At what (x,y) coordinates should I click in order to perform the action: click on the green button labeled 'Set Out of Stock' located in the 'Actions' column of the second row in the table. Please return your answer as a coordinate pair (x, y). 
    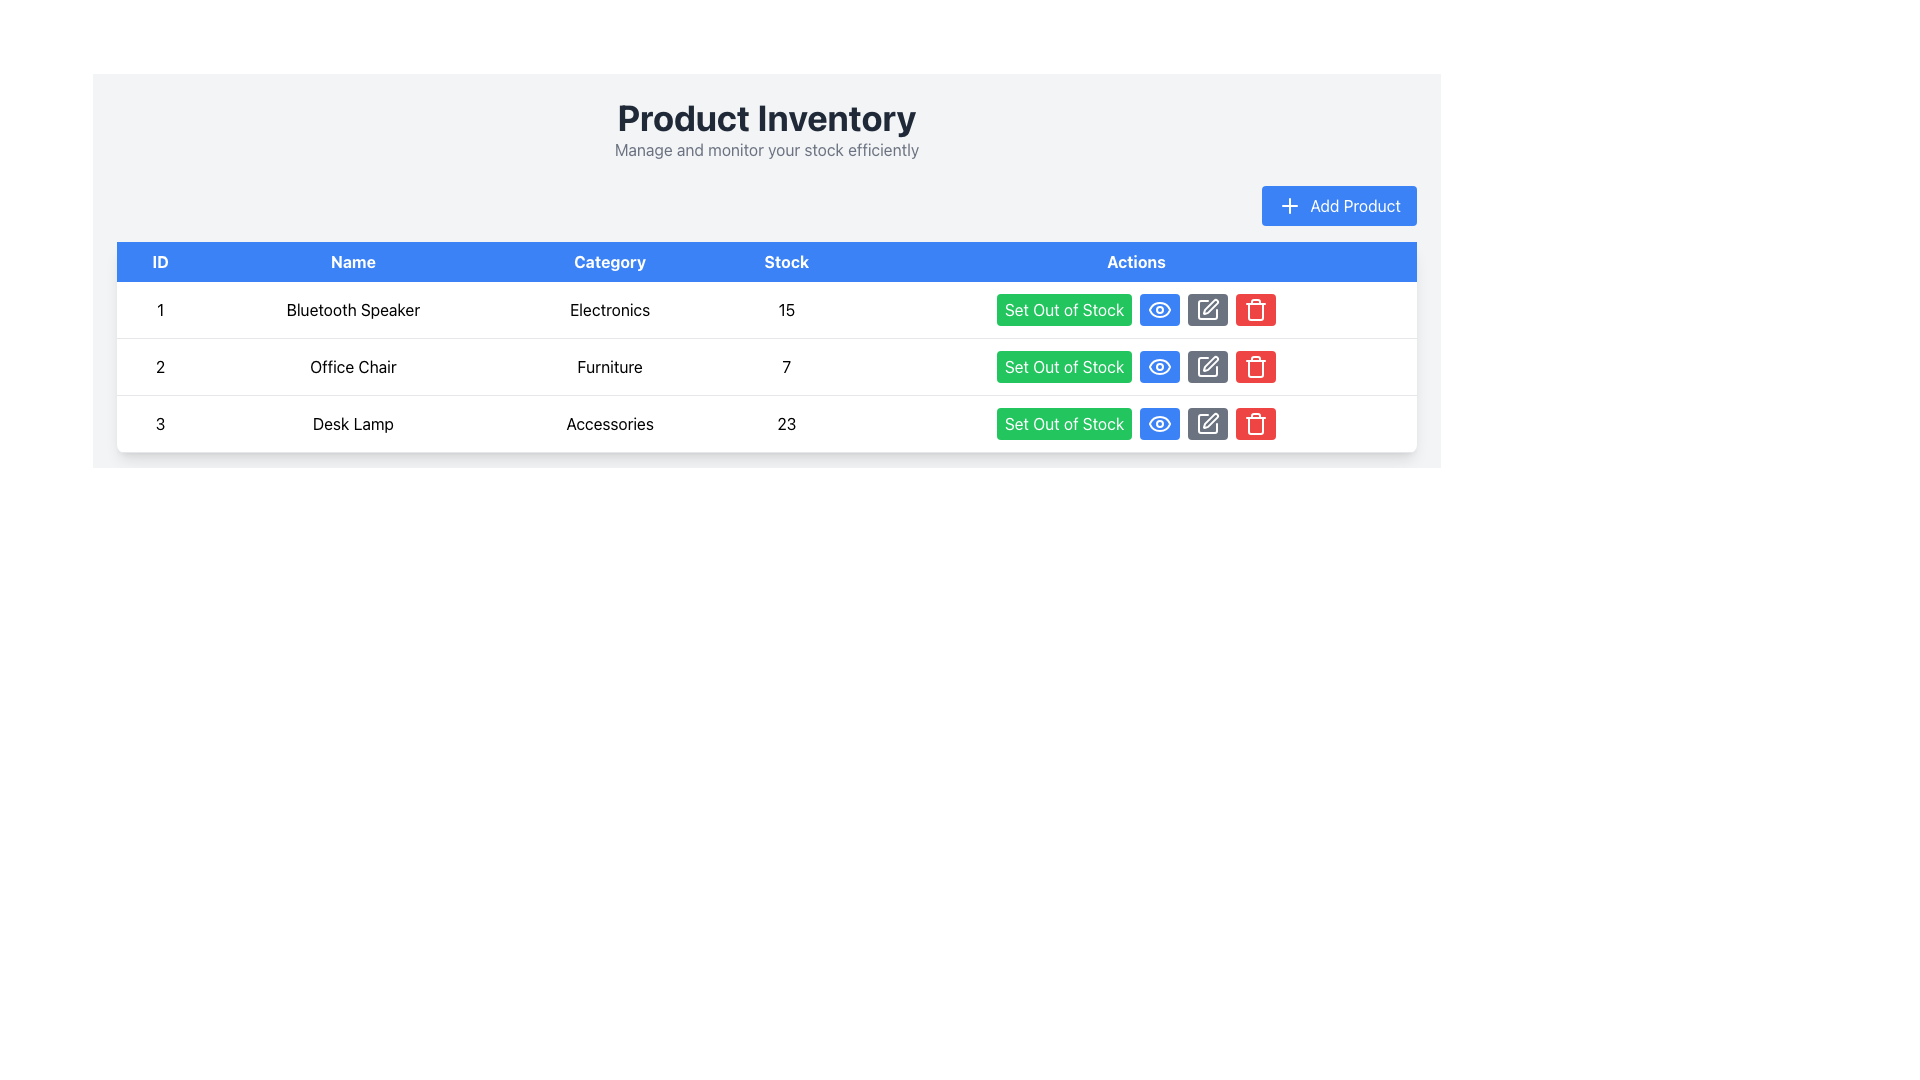
    Looking at the image, I should click on (1136, 366).